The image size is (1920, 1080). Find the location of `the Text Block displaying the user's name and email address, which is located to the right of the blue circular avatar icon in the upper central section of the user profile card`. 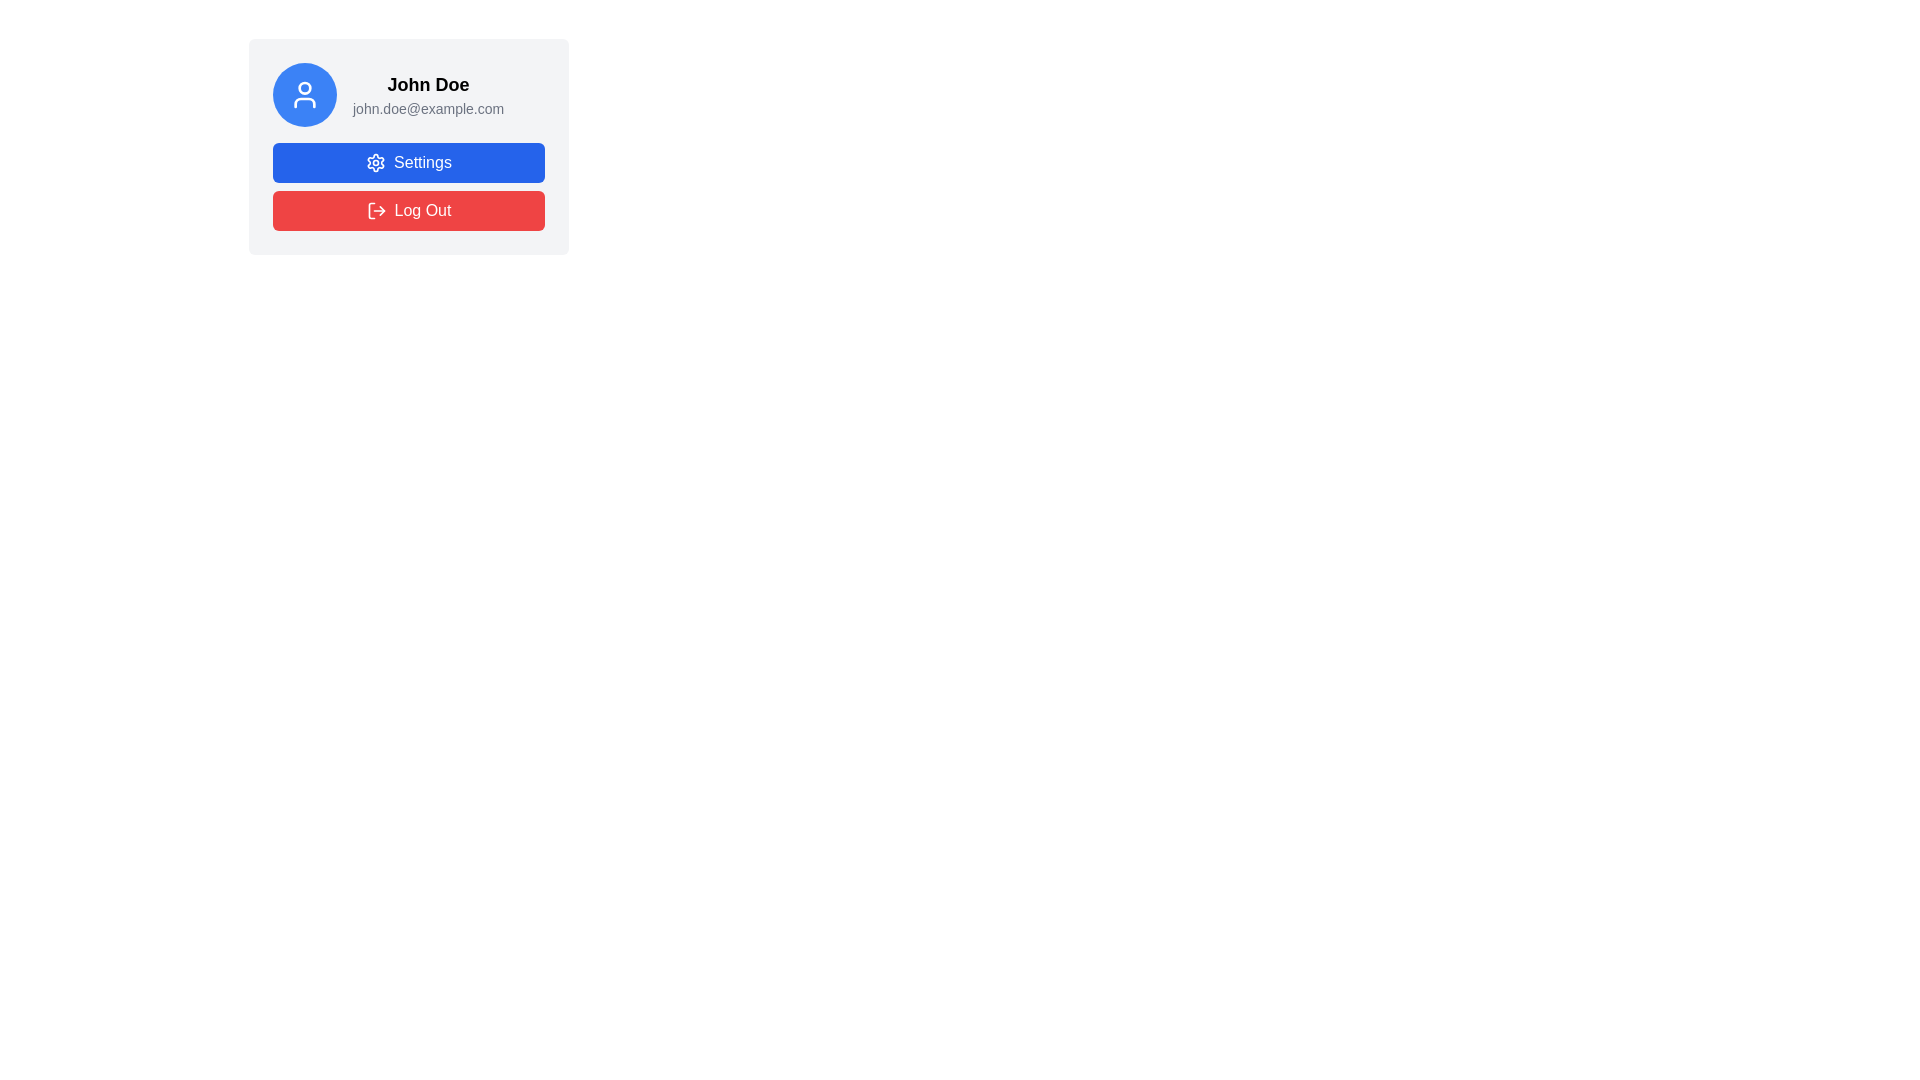

the Text Block displaying the user's name and email address, which is located to the right of the blue circular avatar icon in the upper central section of the user profile card is located at coordinates (427, 95).